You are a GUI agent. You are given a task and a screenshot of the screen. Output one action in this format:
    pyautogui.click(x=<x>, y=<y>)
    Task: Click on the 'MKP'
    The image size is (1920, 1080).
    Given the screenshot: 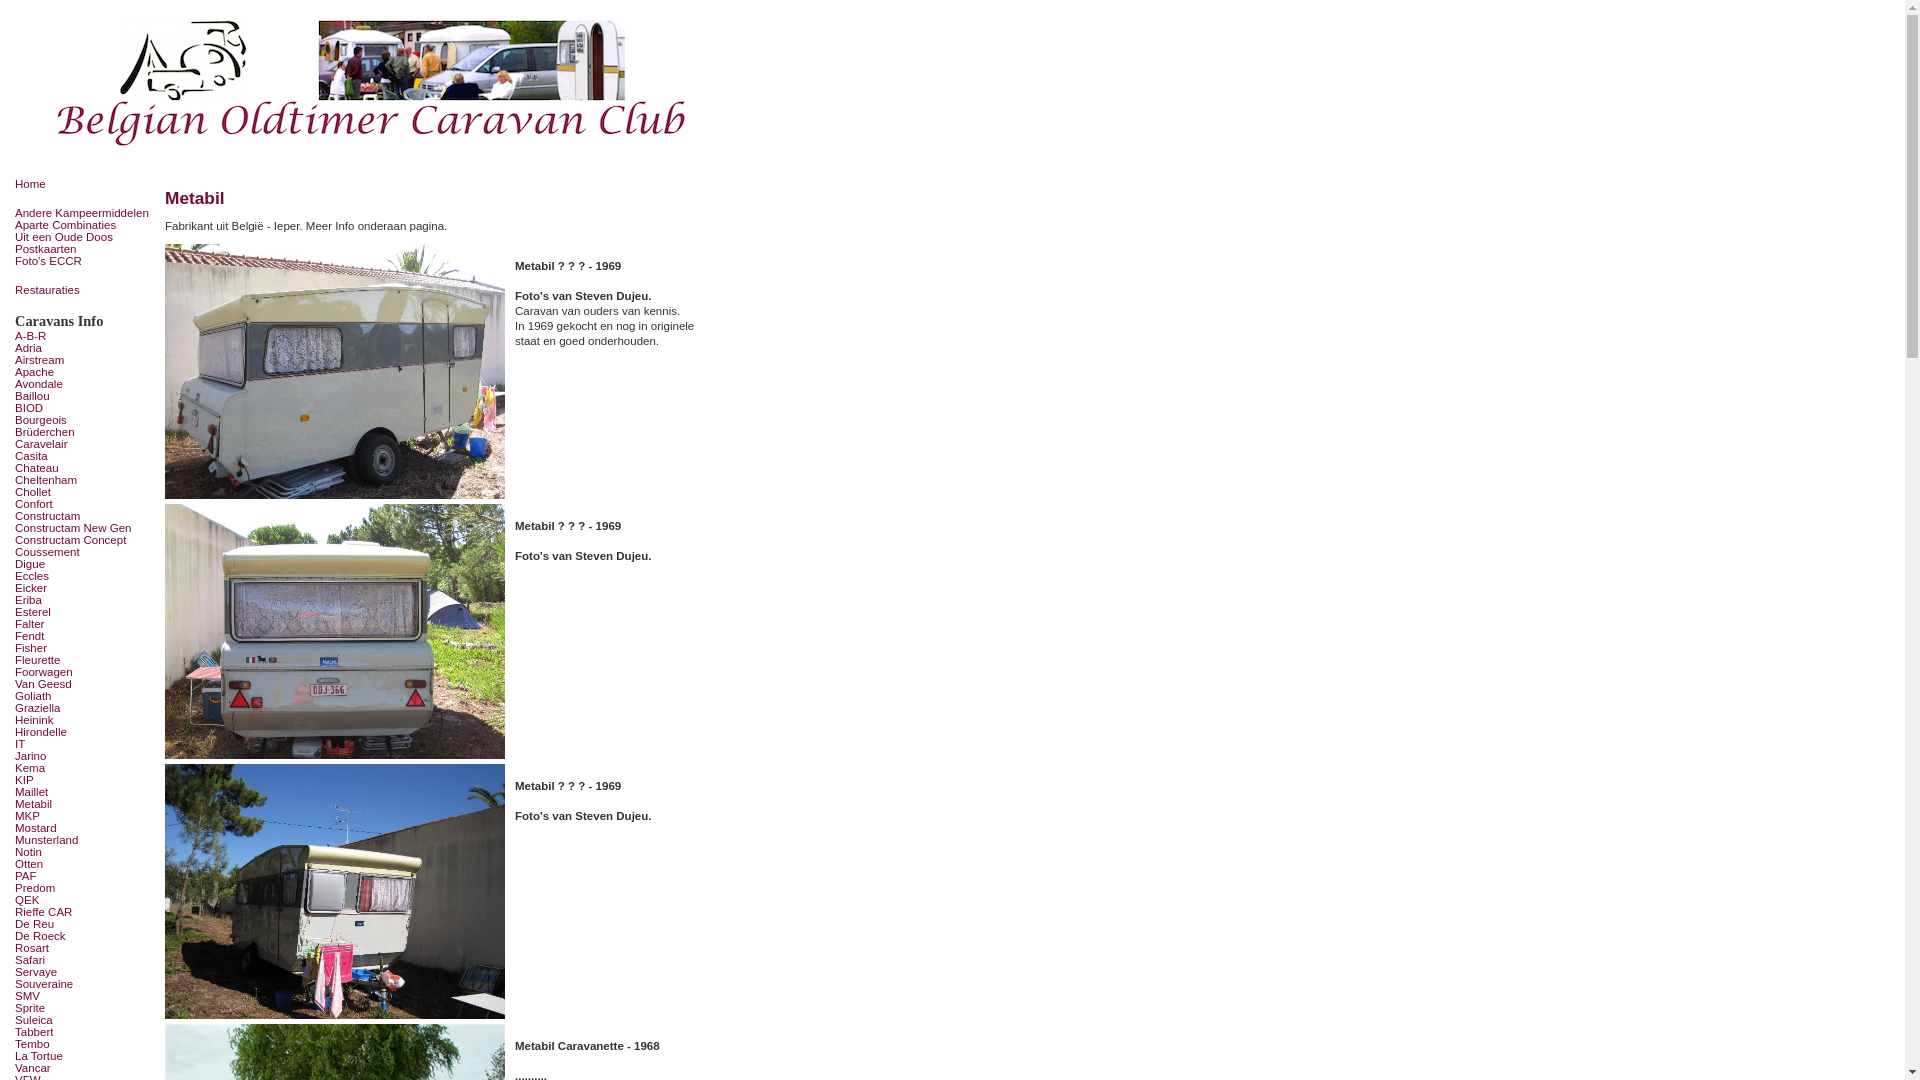 What is the action you would take?
    pyautogui.click(x=84, y=816)
    